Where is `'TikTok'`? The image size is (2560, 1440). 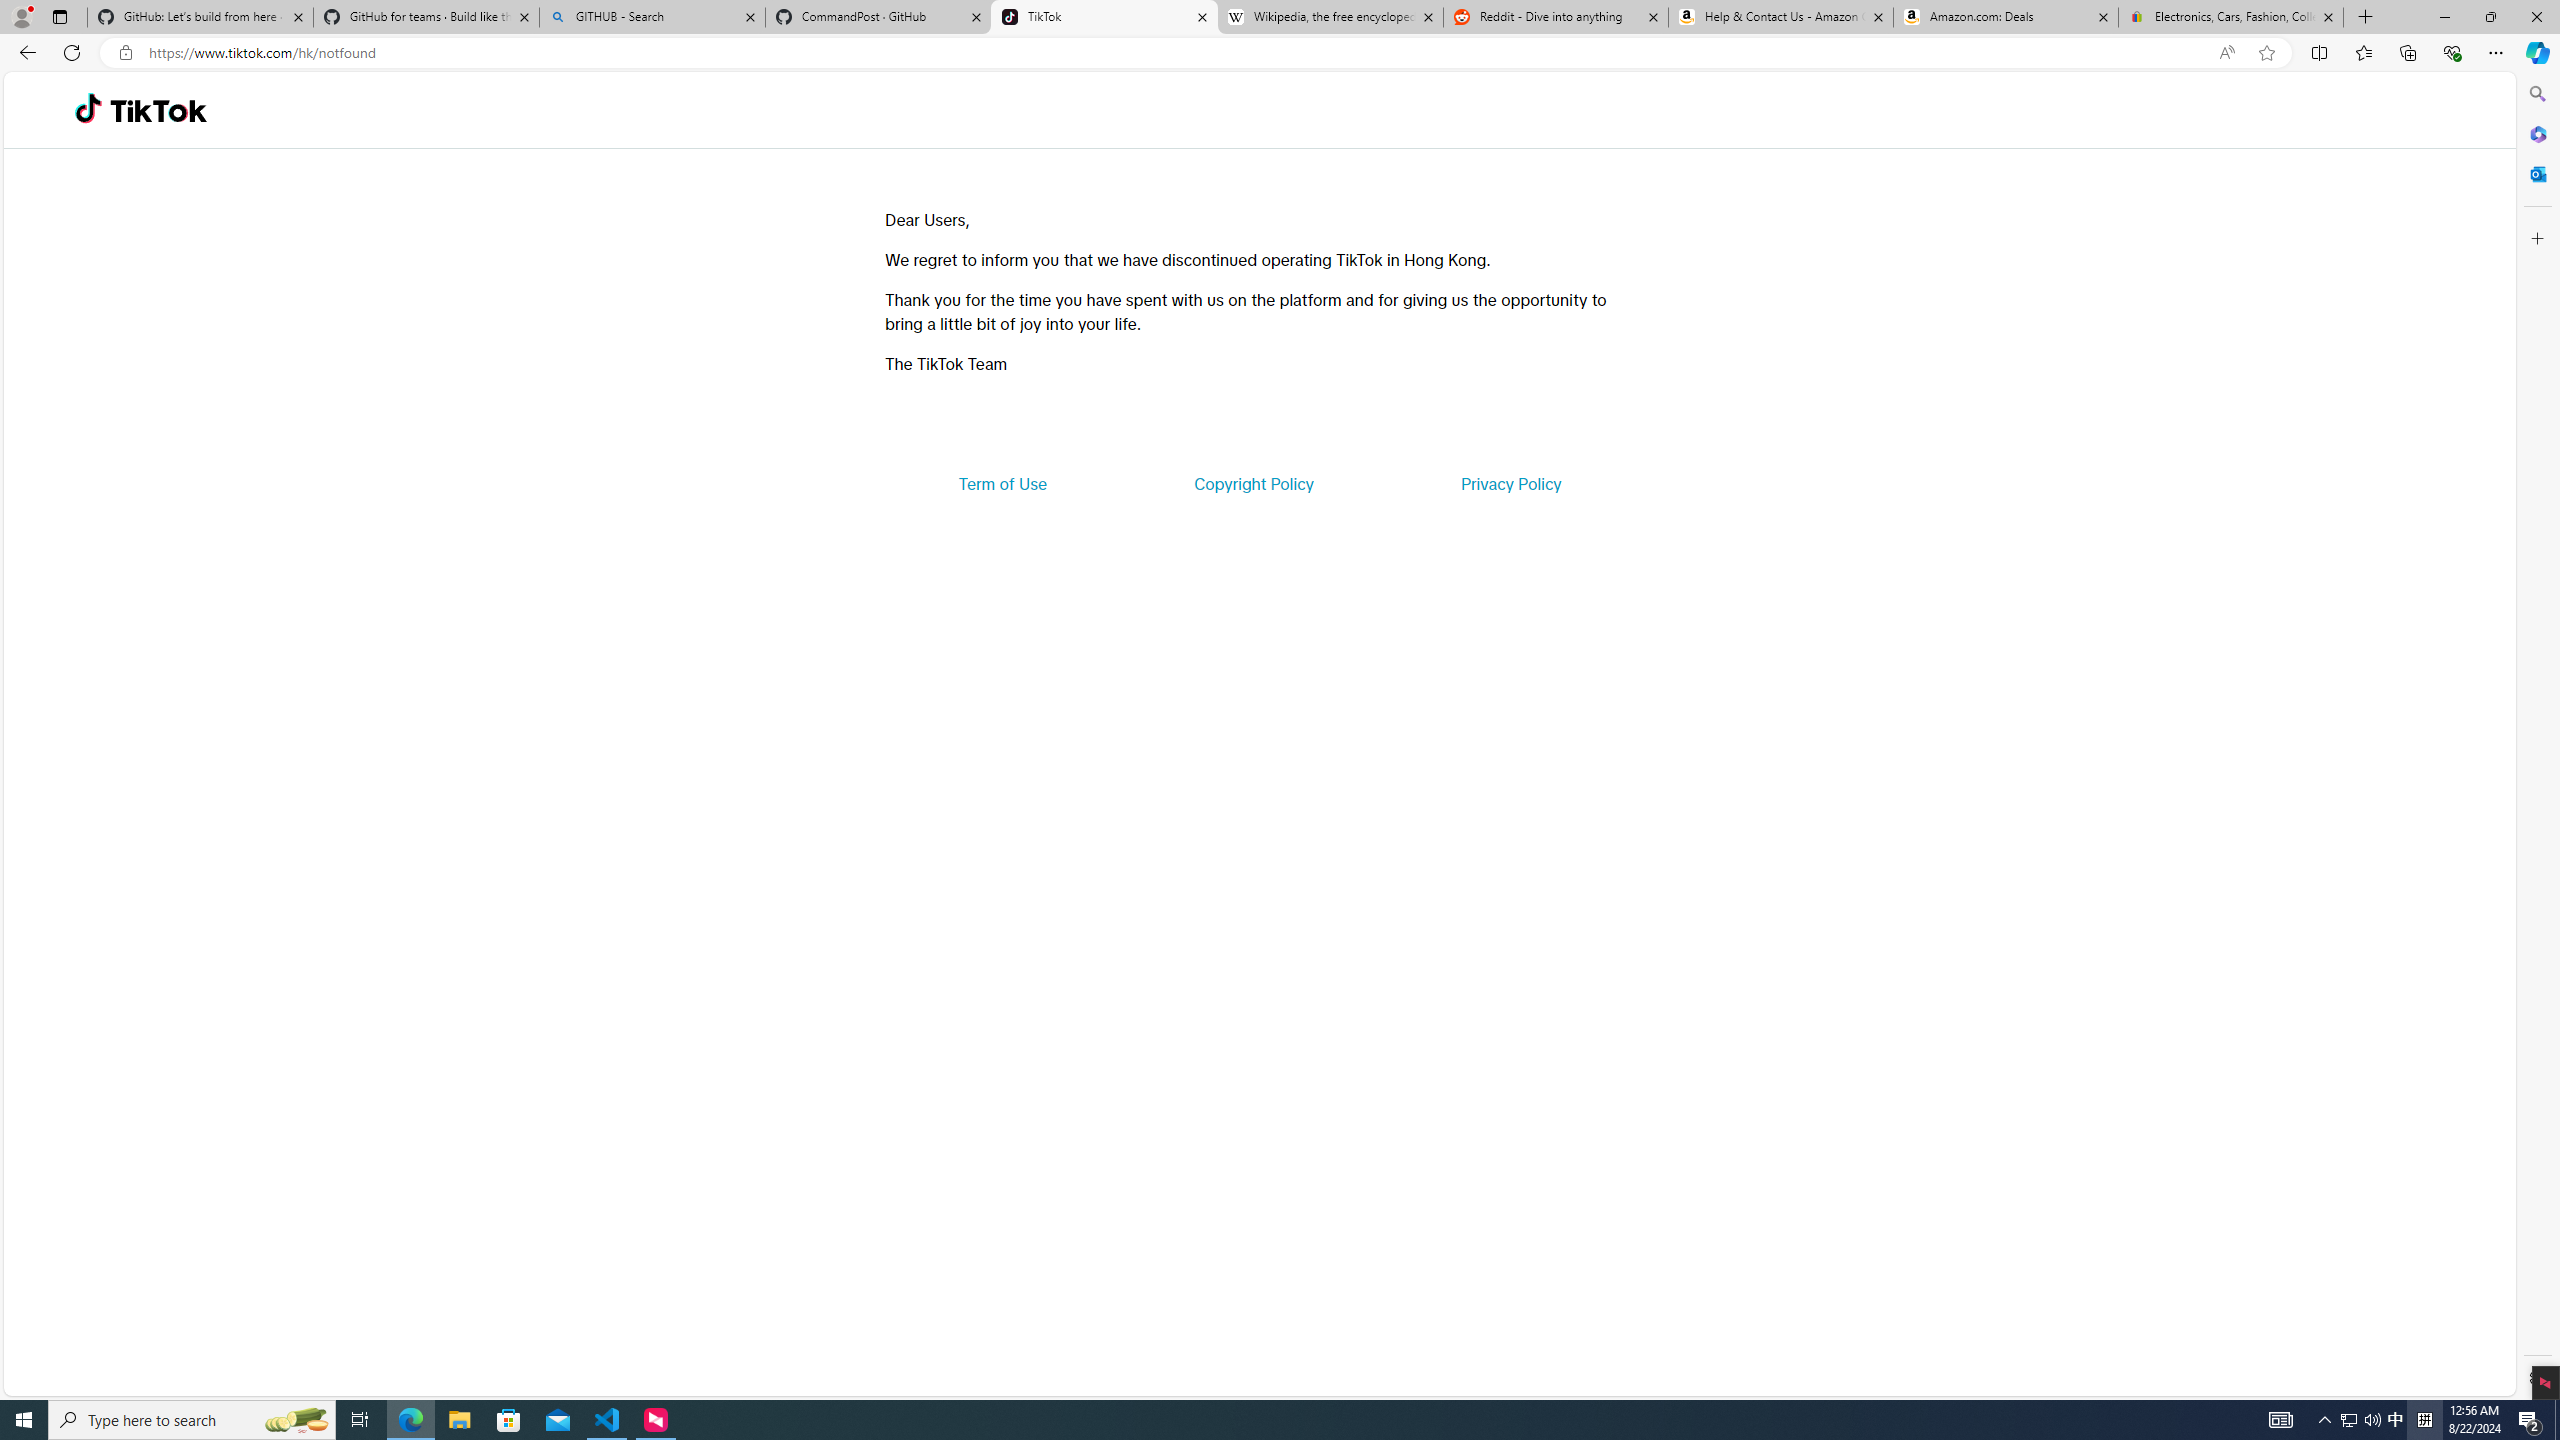
'TikTok' is located at coordinates (158, 110).